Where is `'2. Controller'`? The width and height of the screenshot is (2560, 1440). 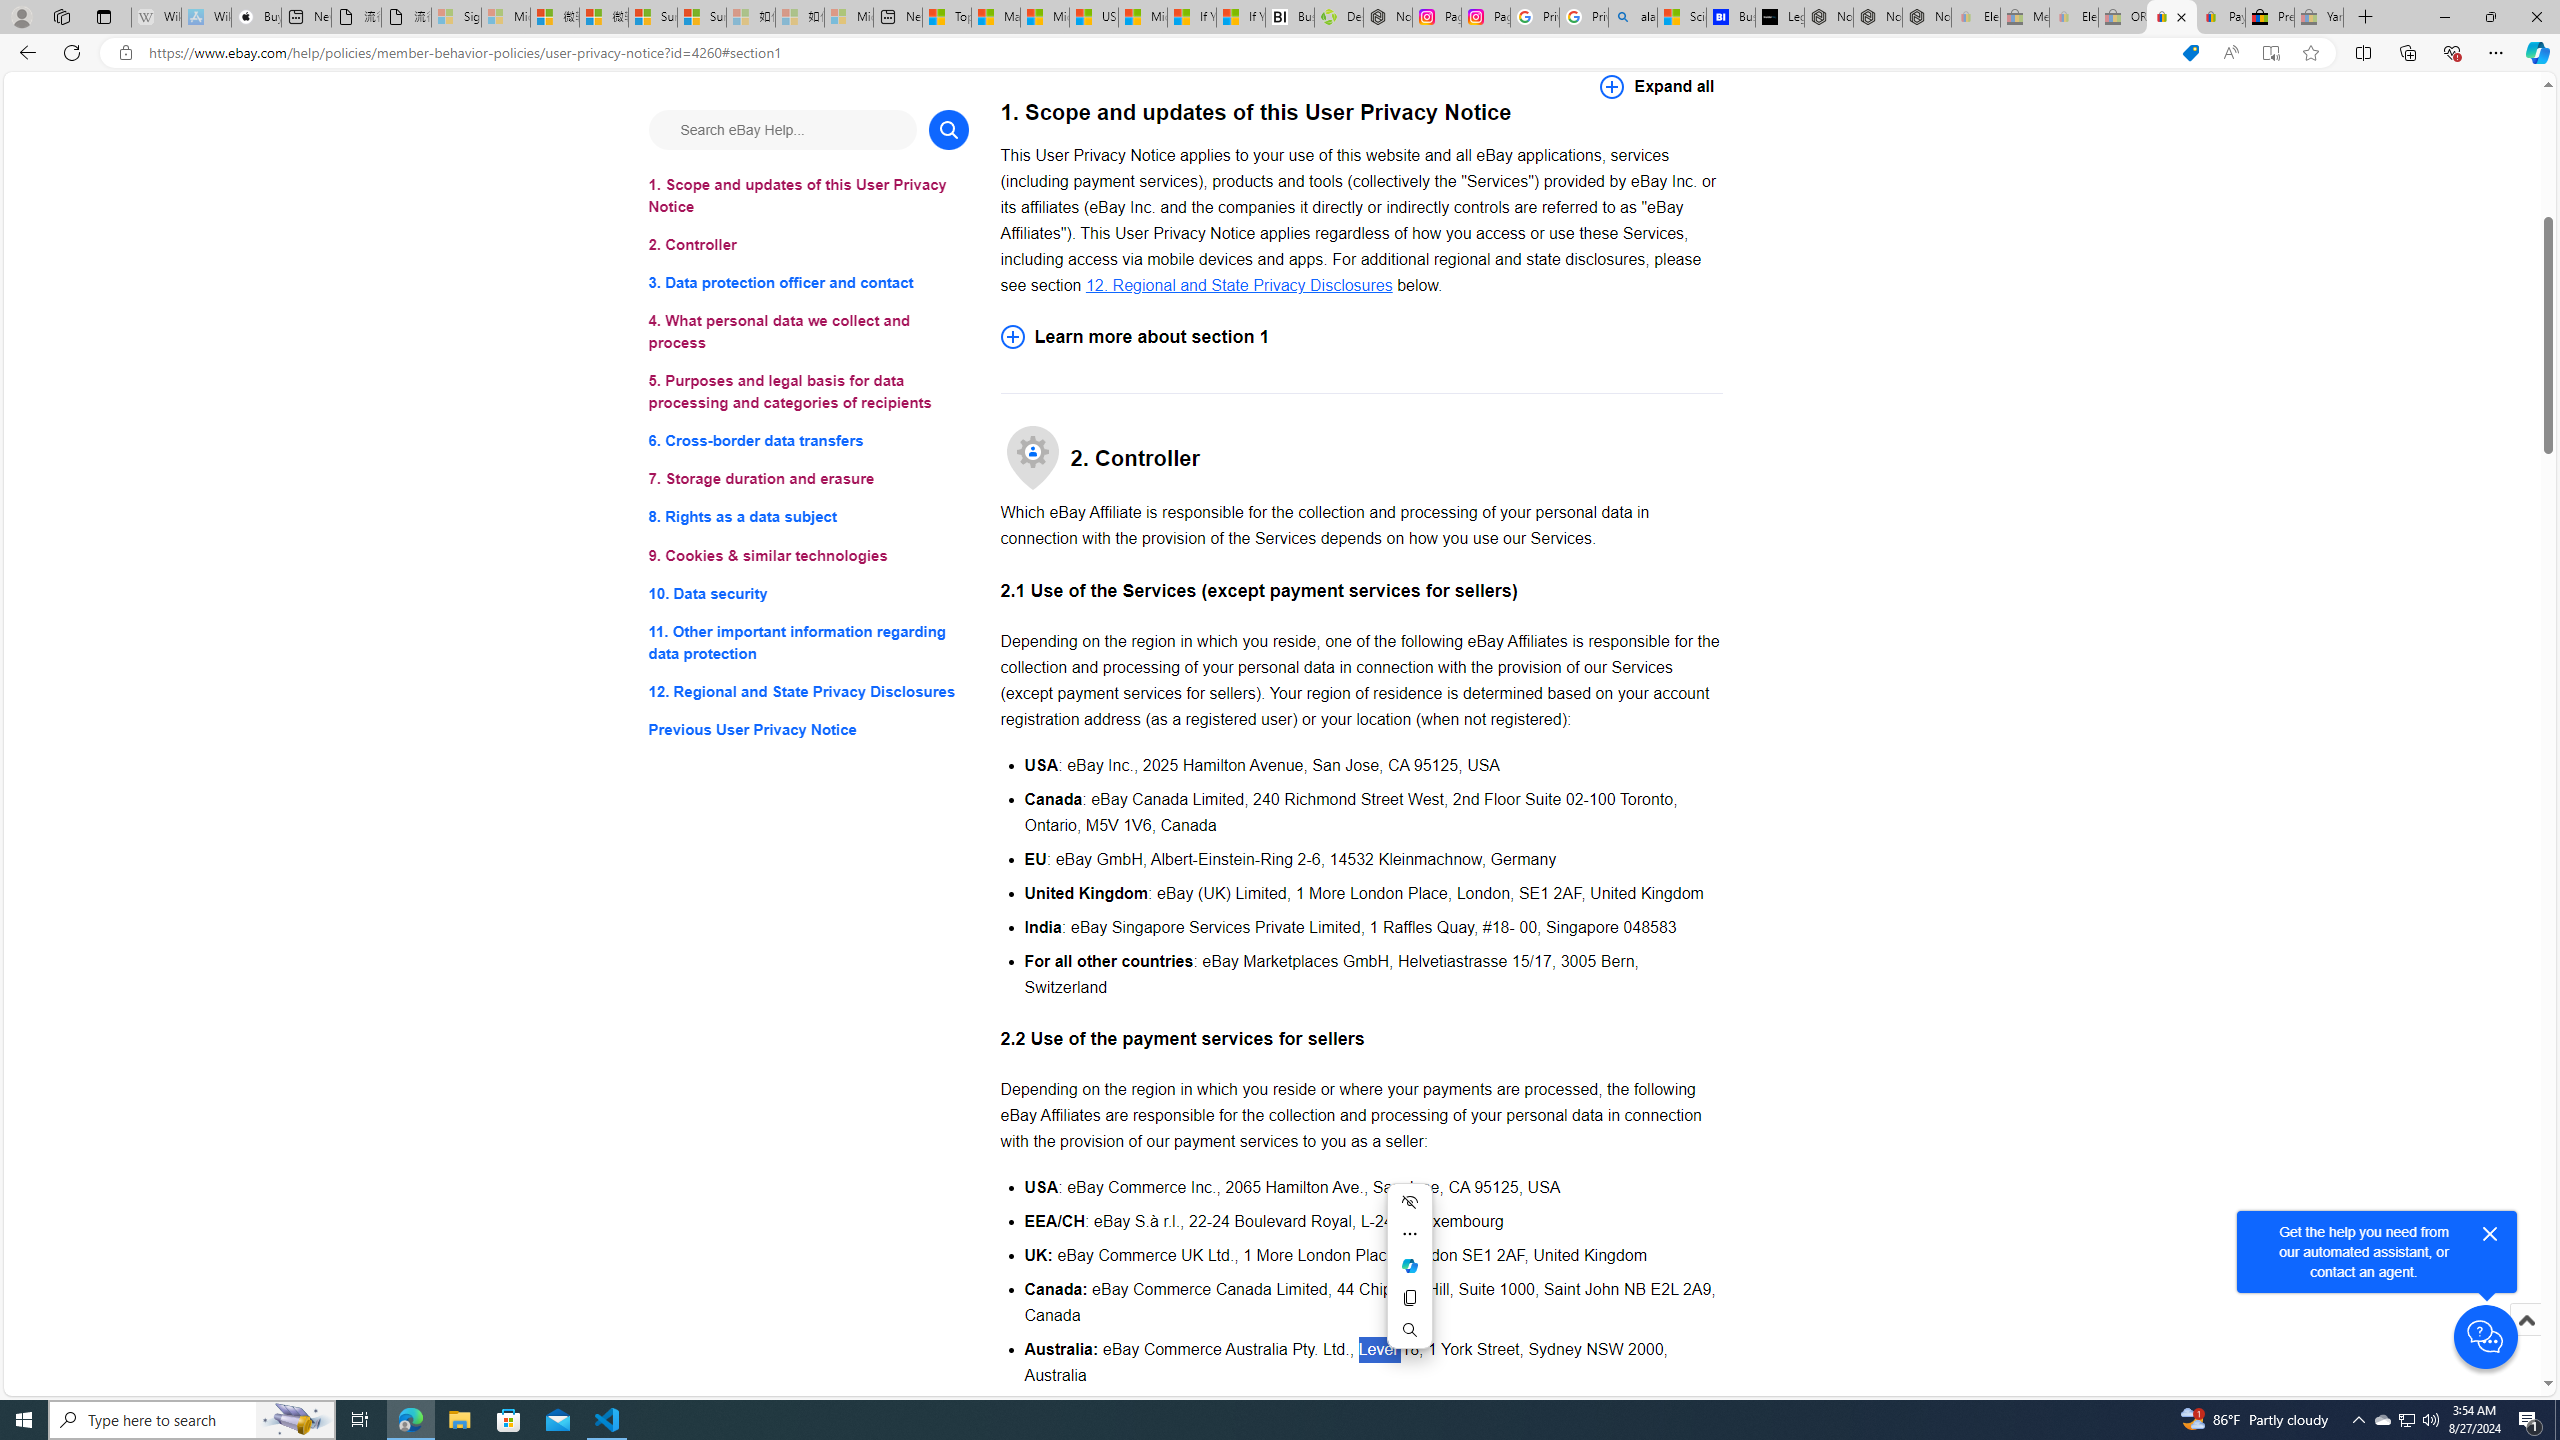 '2. Controller' is located at coordinates (807, 244).